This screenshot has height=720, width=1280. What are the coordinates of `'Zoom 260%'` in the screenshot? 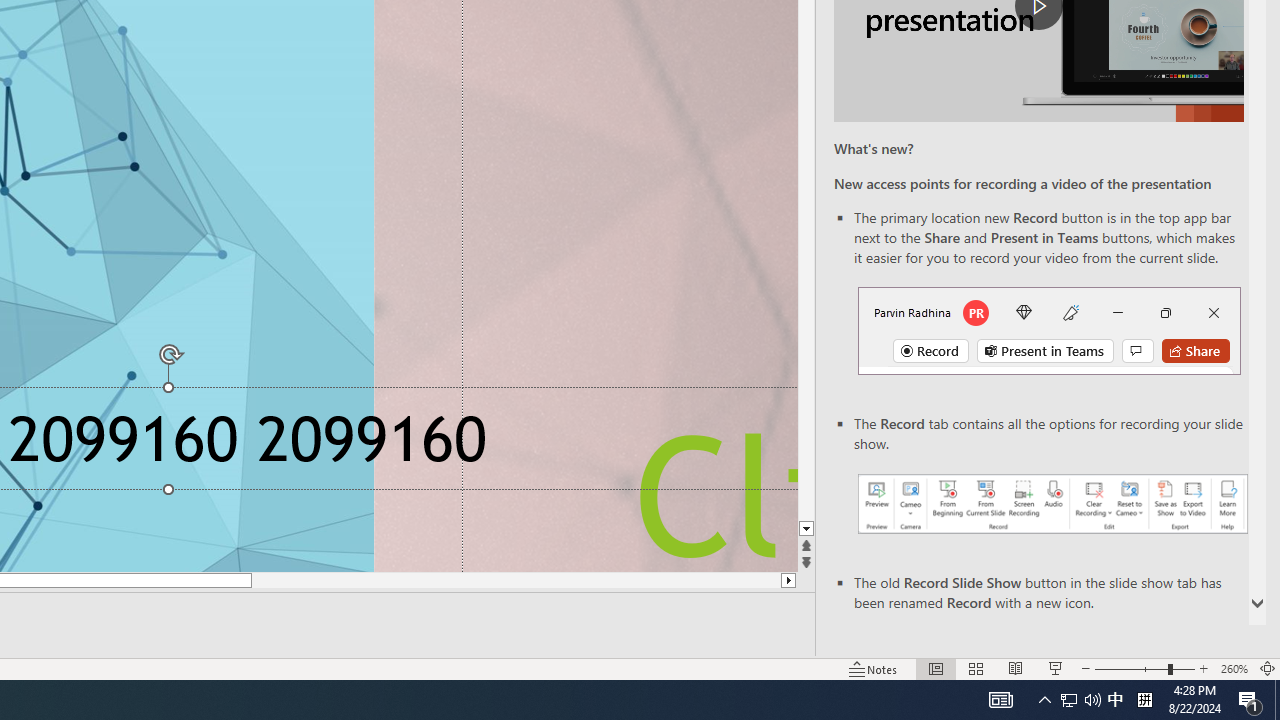 It's located at (1233, 669).